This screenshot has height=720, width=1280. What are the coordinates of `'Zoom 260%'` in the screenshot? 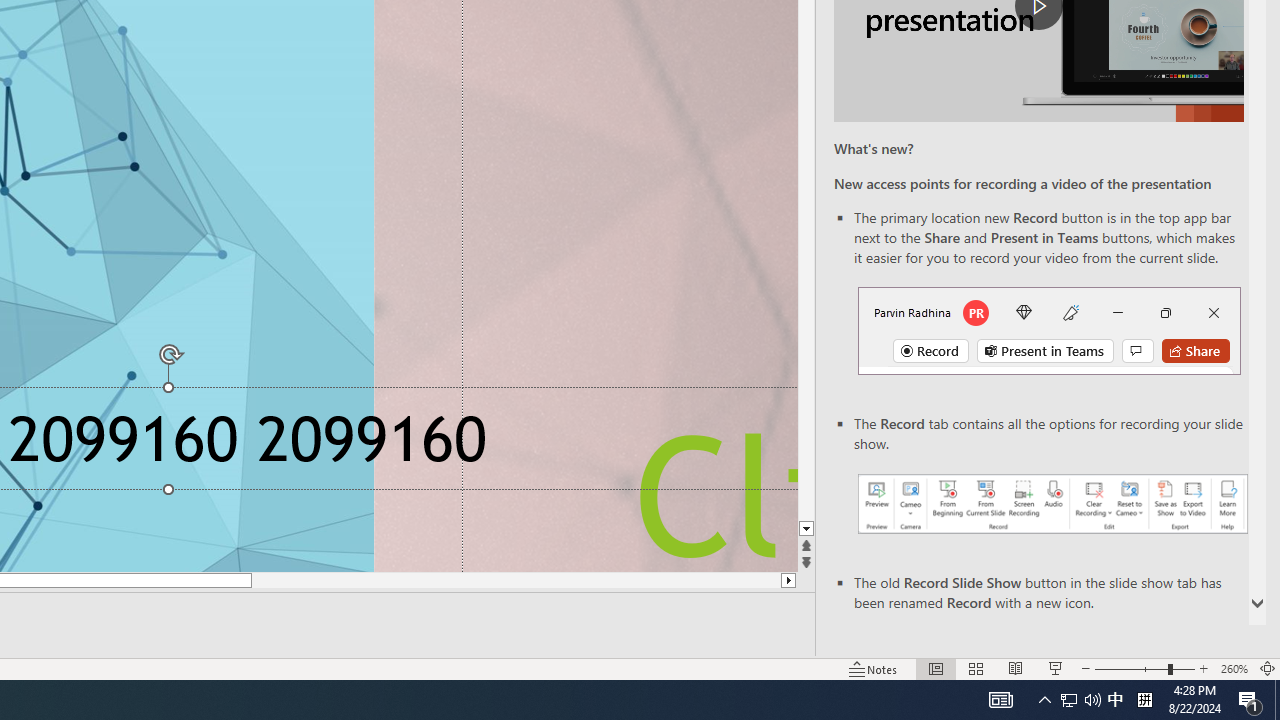 It's located at (1233, 669).